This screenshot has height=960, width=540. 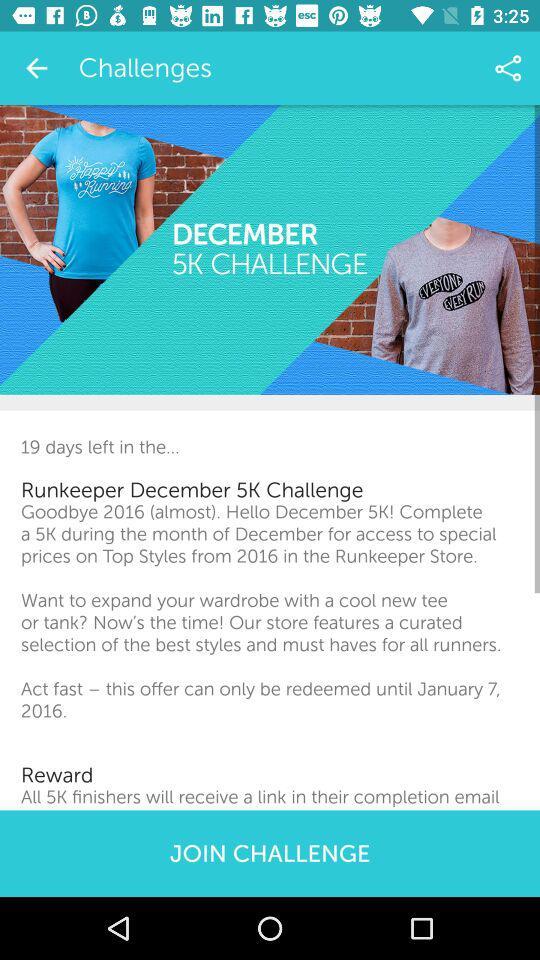 I want to click on the icon above the 19 days left item, so click(x=270, y=248).